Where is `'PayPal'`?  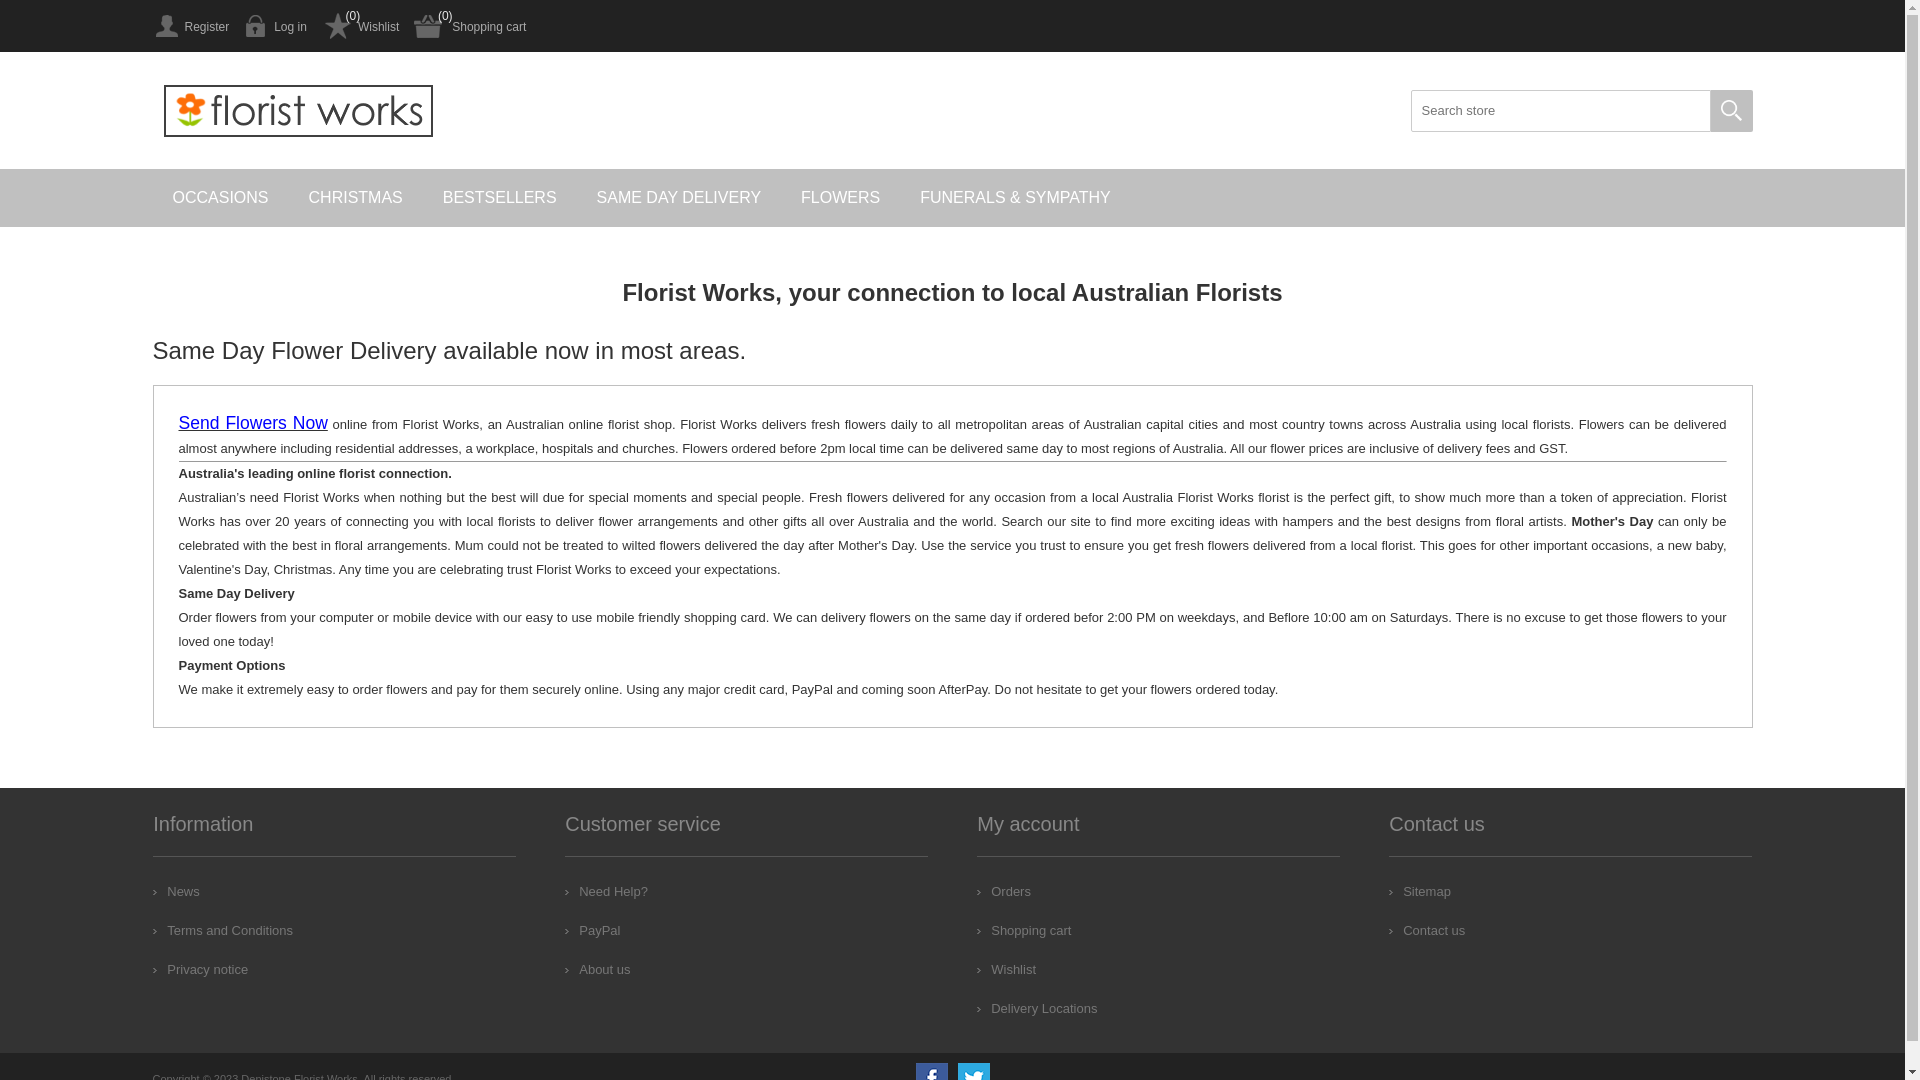 'PayPal' is located at coordinates (564, 930).